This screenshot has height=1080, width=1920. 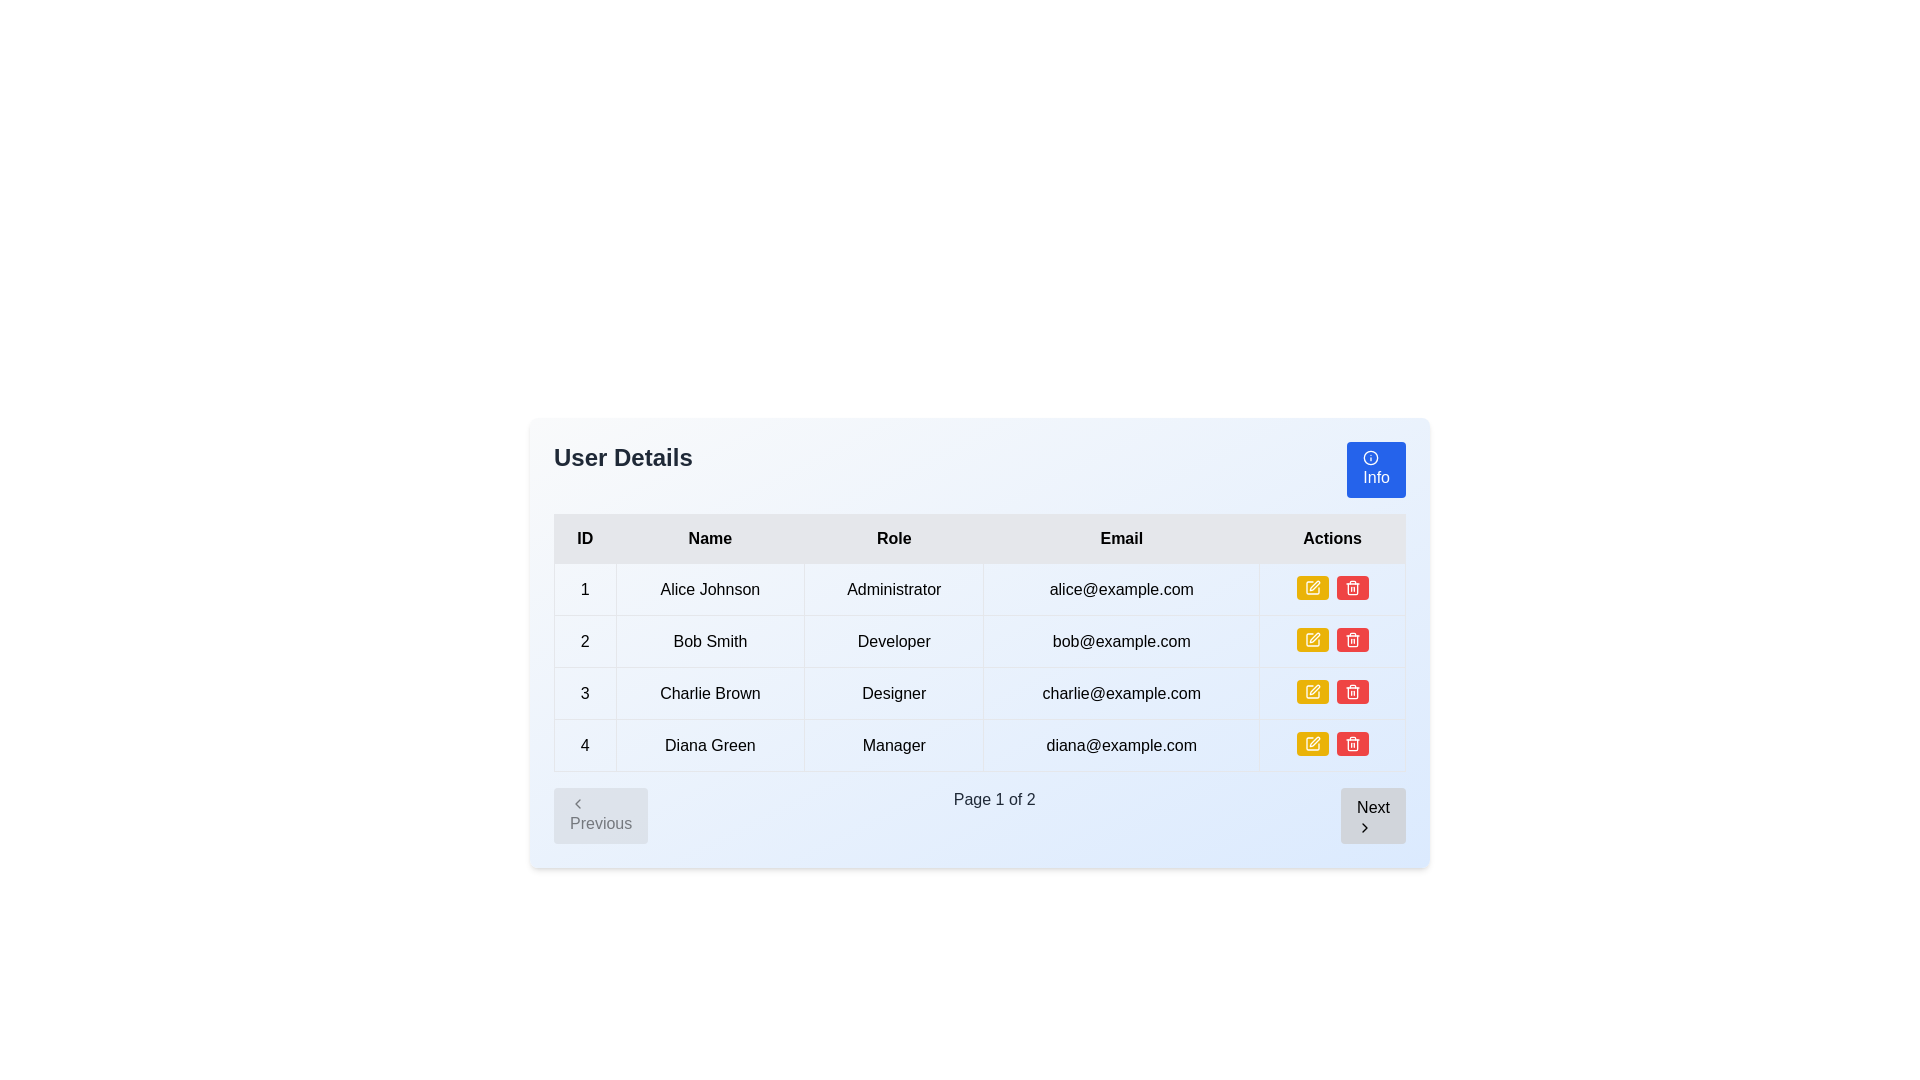 What do you see at coordinates (1312, 744) in the screenshot?
I see `the pen icon within the yellow edit button in the 'Actions' column of the user data table for the fourth row corresponding to 'Diana Green'` at bounding box center [1312, 744].